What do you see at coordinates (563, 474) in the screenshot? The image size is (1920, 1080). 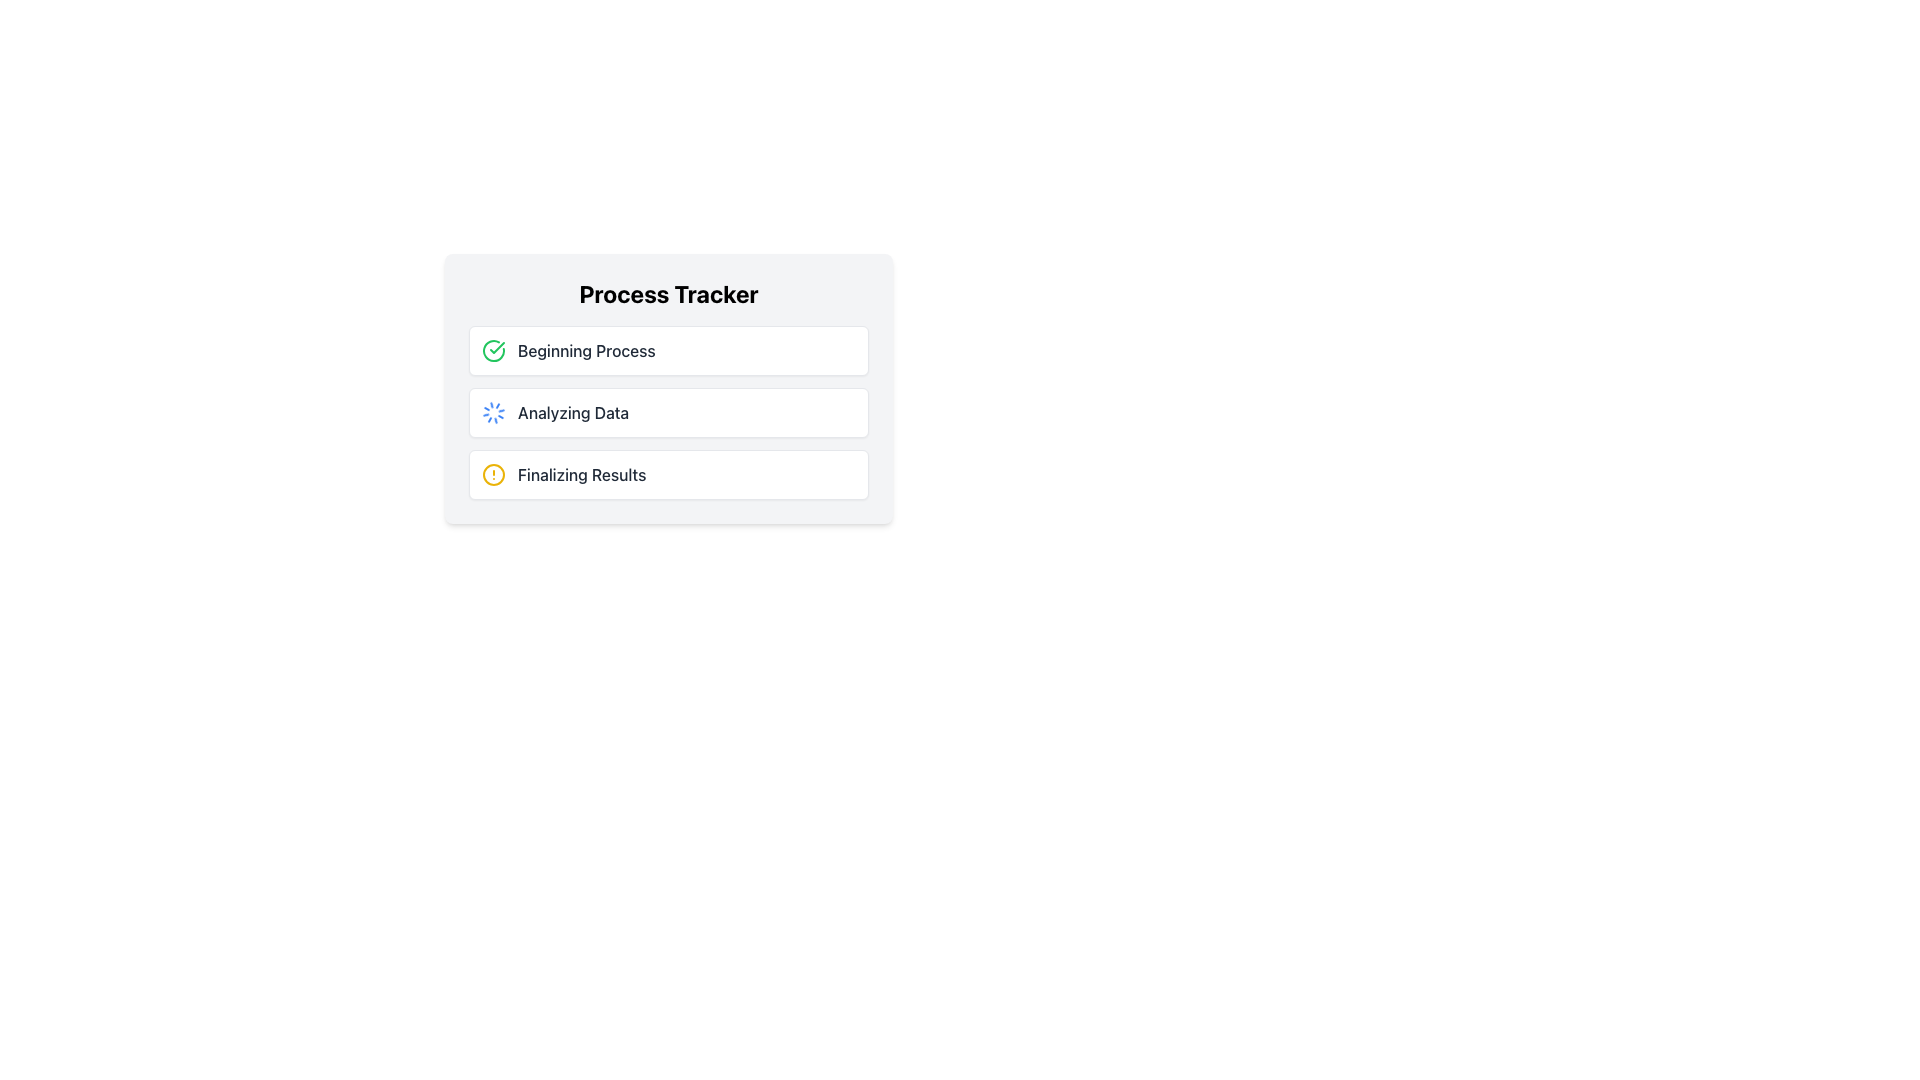 I see `the Status indicator for the 'Finalizing Results' stage in the Process Tracker, which indicates pending or under review status with an alert icon` at bounding box center [563, 474].